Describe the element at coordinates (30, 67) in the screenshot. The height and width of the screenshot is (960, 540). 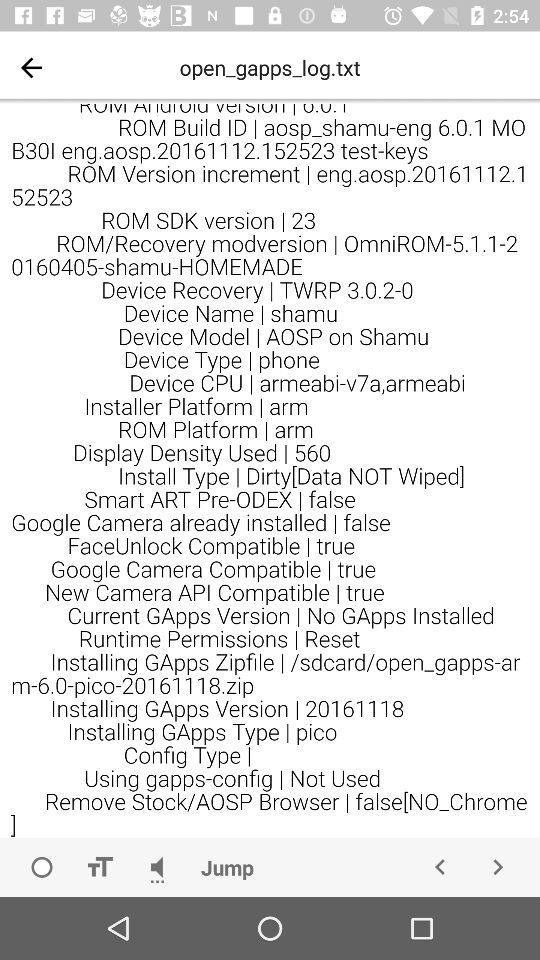
I see `the arrow_backward icon` at that location.